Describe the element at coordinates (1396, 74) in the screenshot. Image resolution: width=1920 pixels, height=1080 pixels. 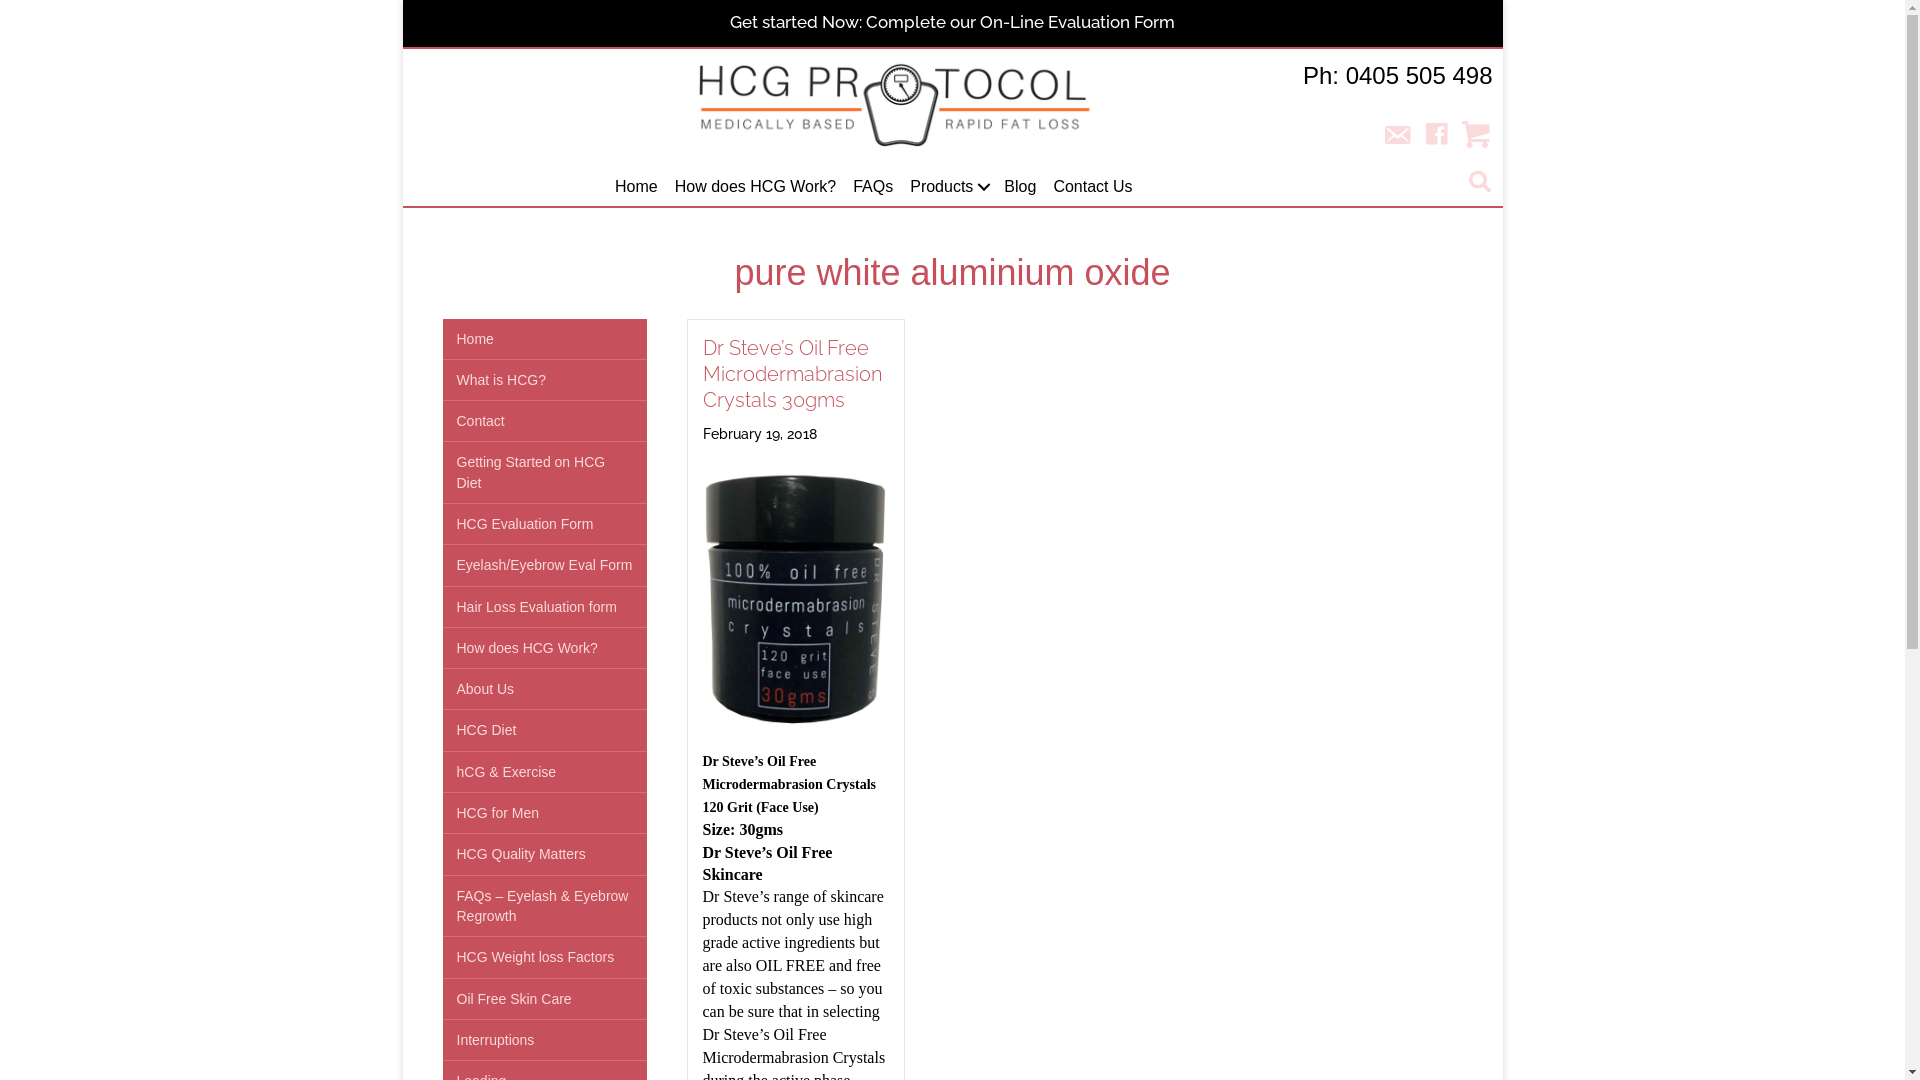
I see `'Ph: 0405 505 498'` at that location.